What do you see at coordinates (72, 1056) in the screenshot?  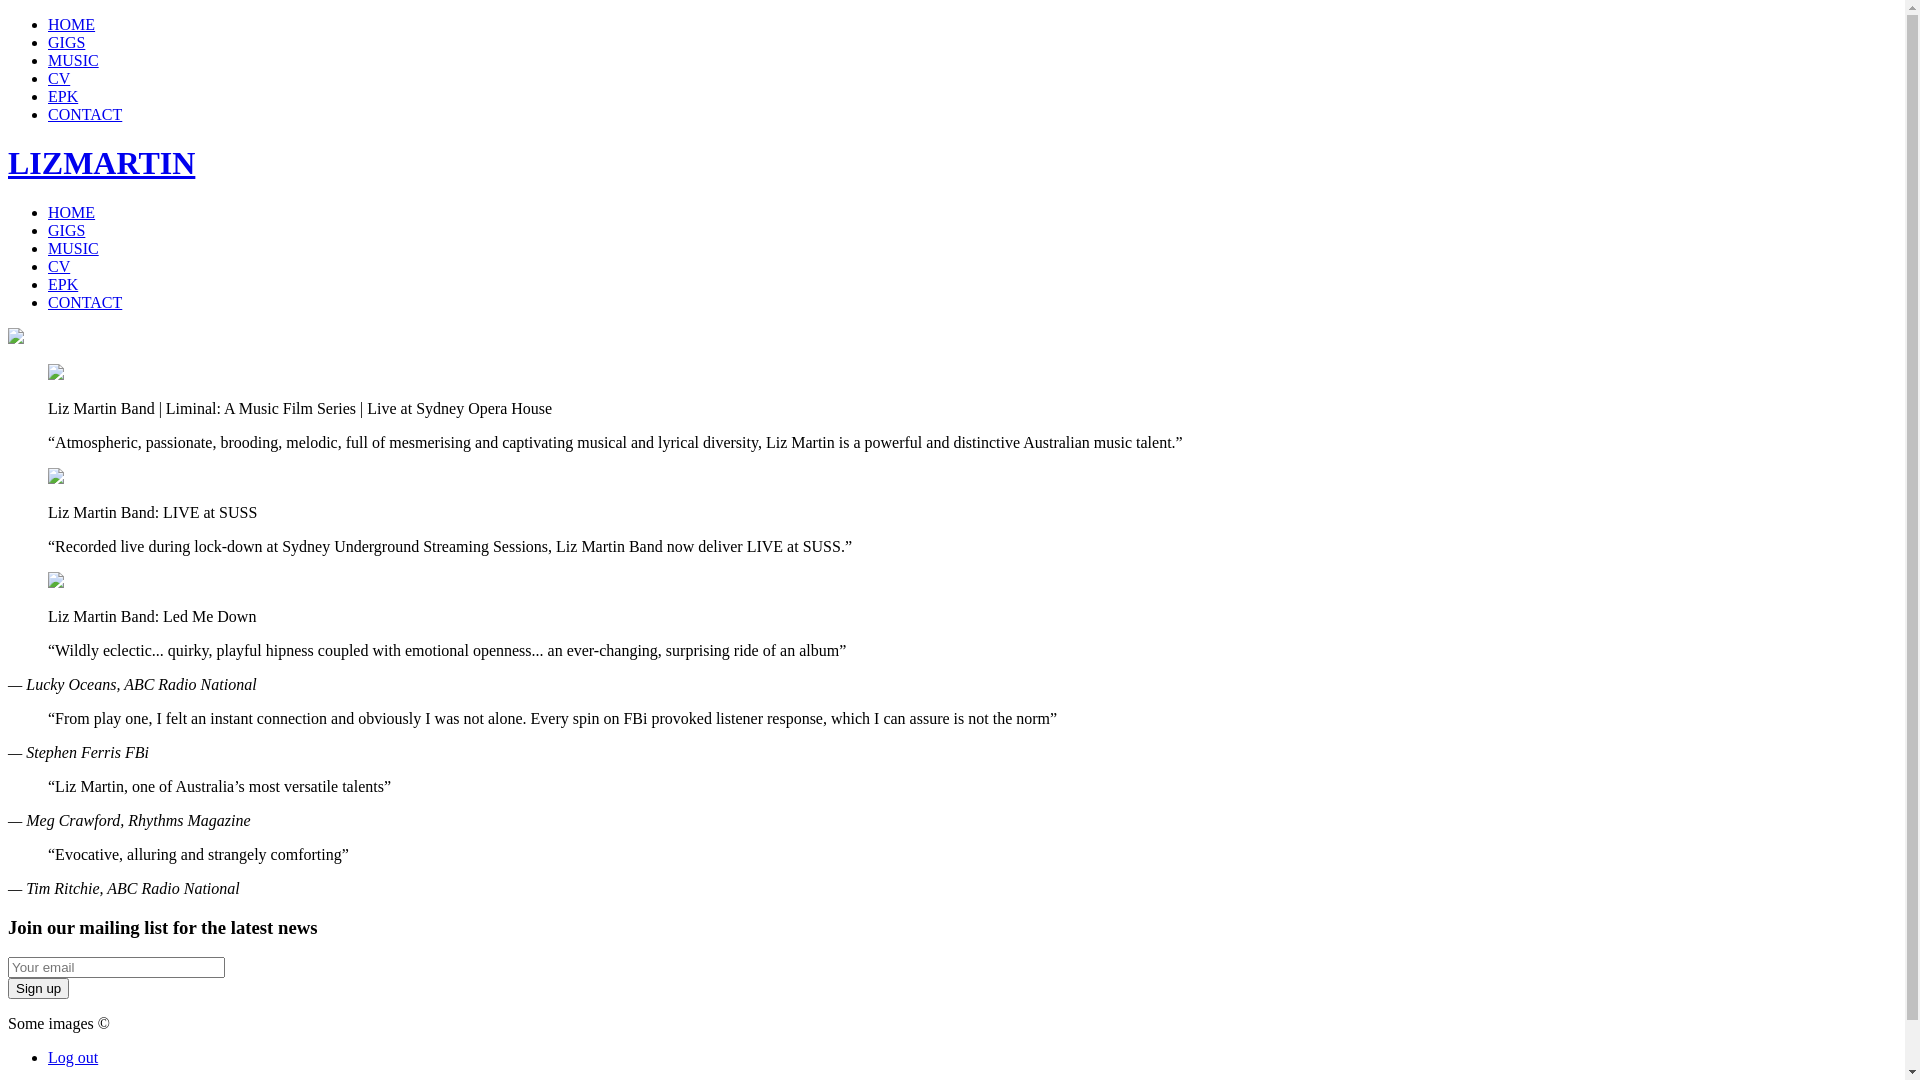 I see `'Log out'` at bounding box center [72, 1056].